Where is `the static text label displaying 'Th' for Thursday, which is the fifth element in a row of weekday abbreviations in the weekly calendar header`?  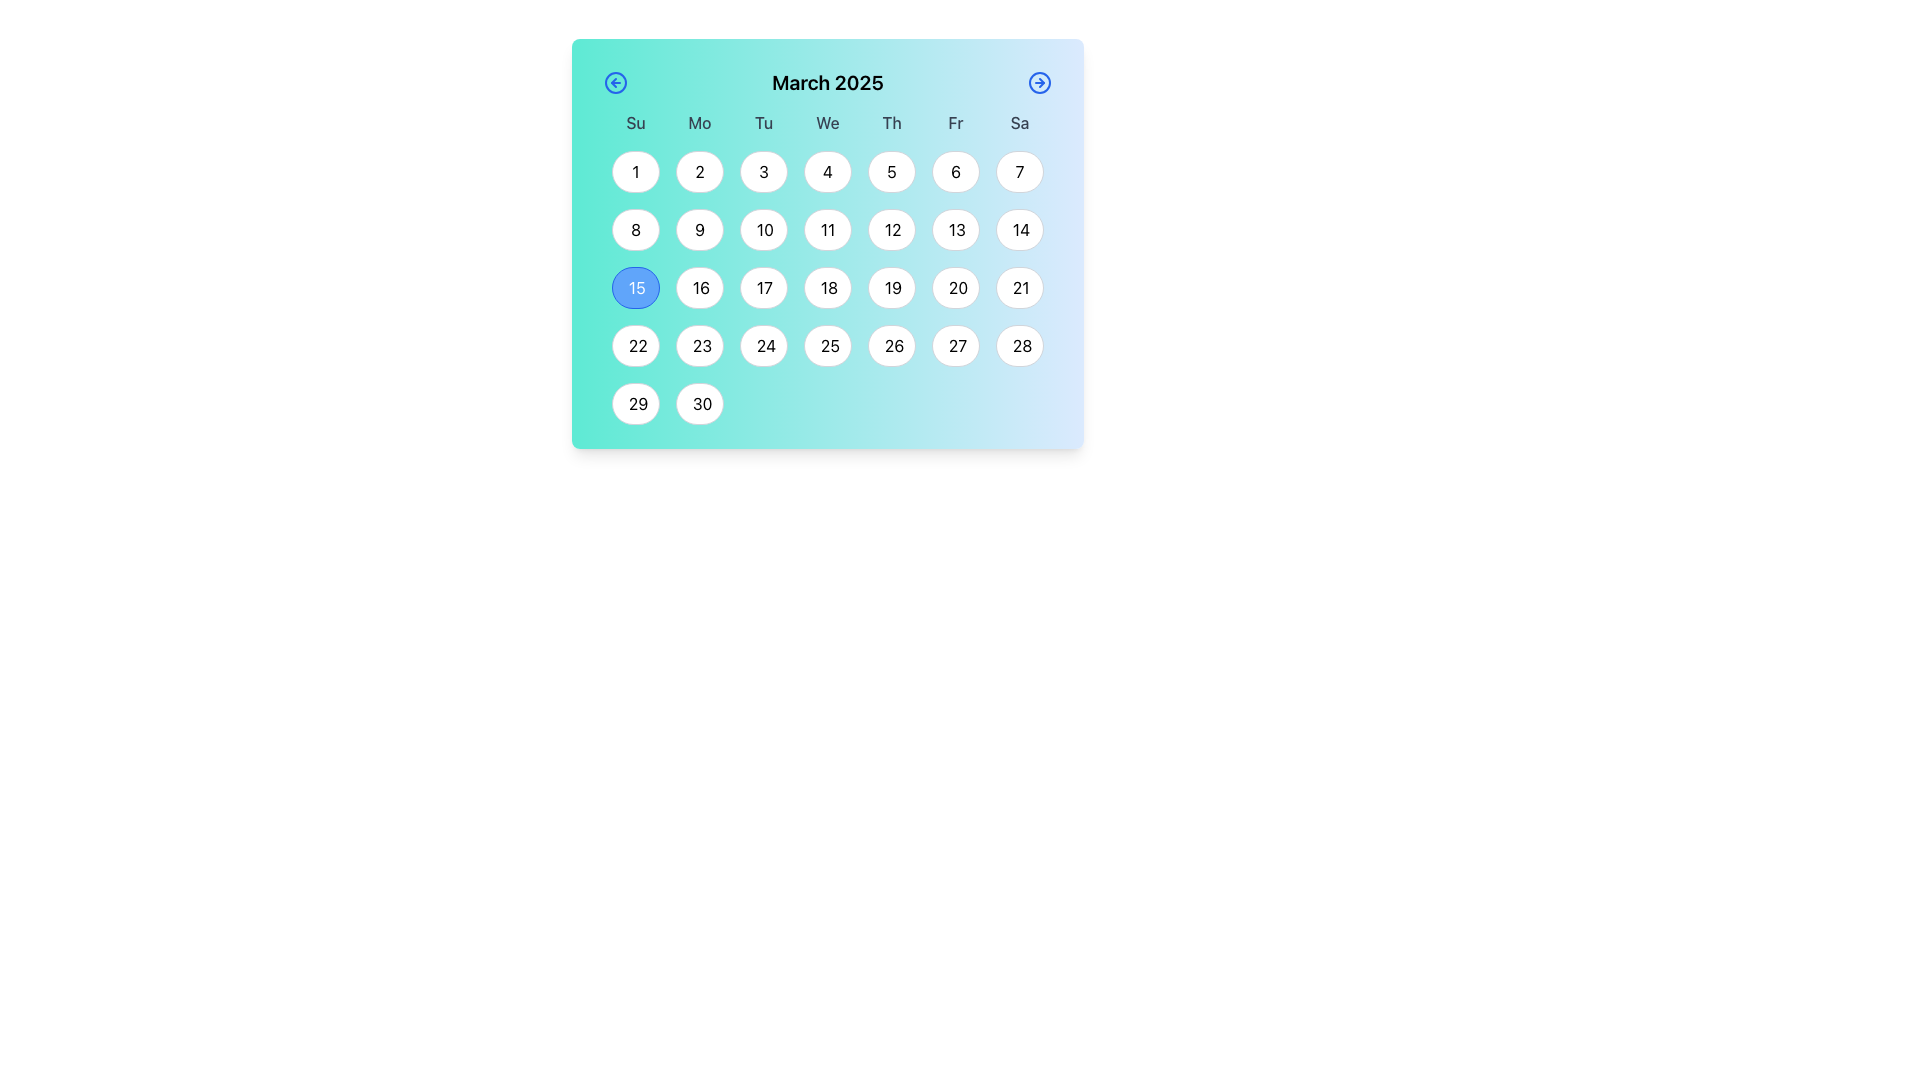 the static text label displaying 'Th' for Thursday, which is the fifth element in a row of weekday abbreviations in the weekly calendar header is located at coordinates (891, 123).